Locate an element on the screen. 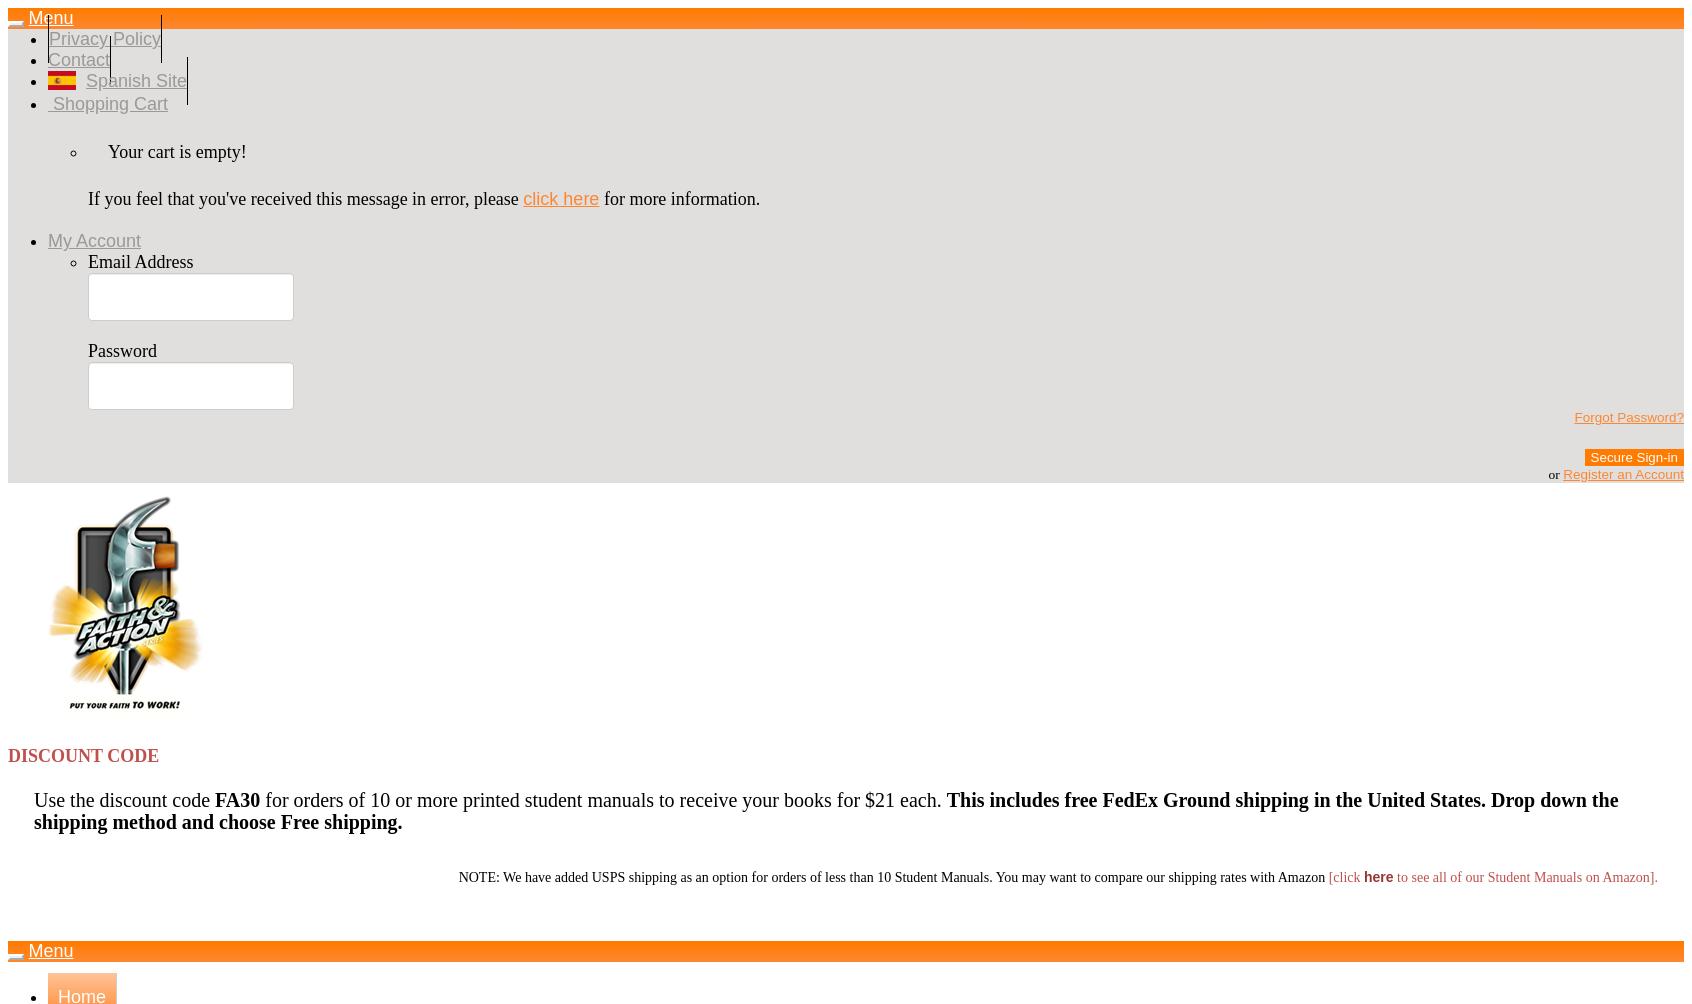  'Forgot Password?' is located at coordinates (1629, 416).